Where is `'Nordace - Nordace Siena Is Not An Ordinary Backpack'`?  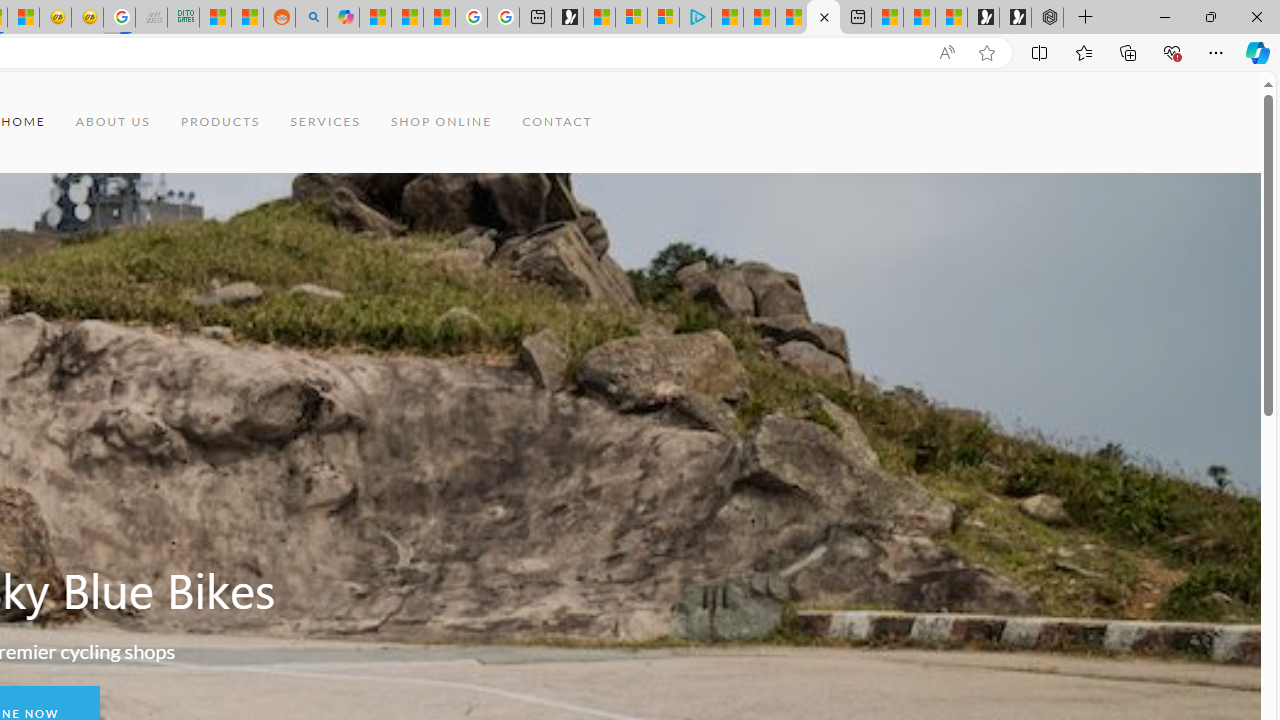 'Nordace - Nordace Siena Is Not An Ordinary Backpack' is located at coordinates (1046, 17).